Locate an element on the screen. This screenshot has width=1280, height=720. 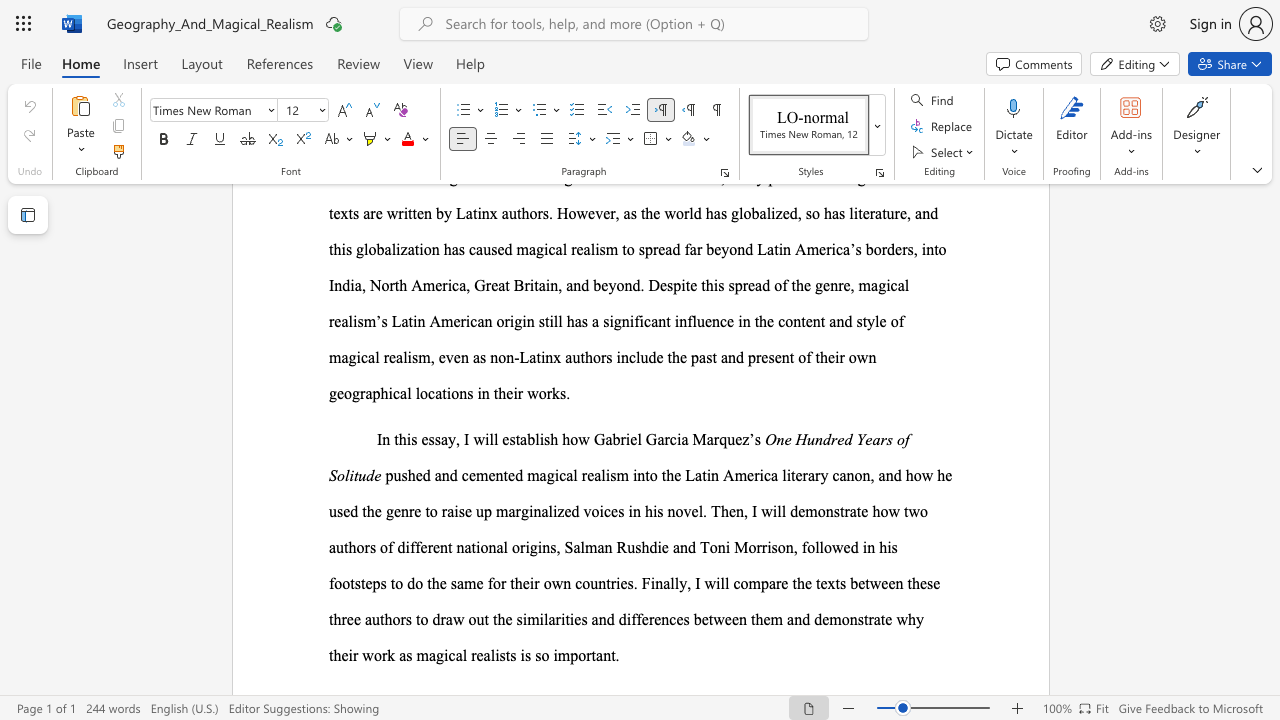
the subset text "Garcia Marq" within the text "how Gabriel Garcia Marquez’s" is located at coordinates (645, 438).